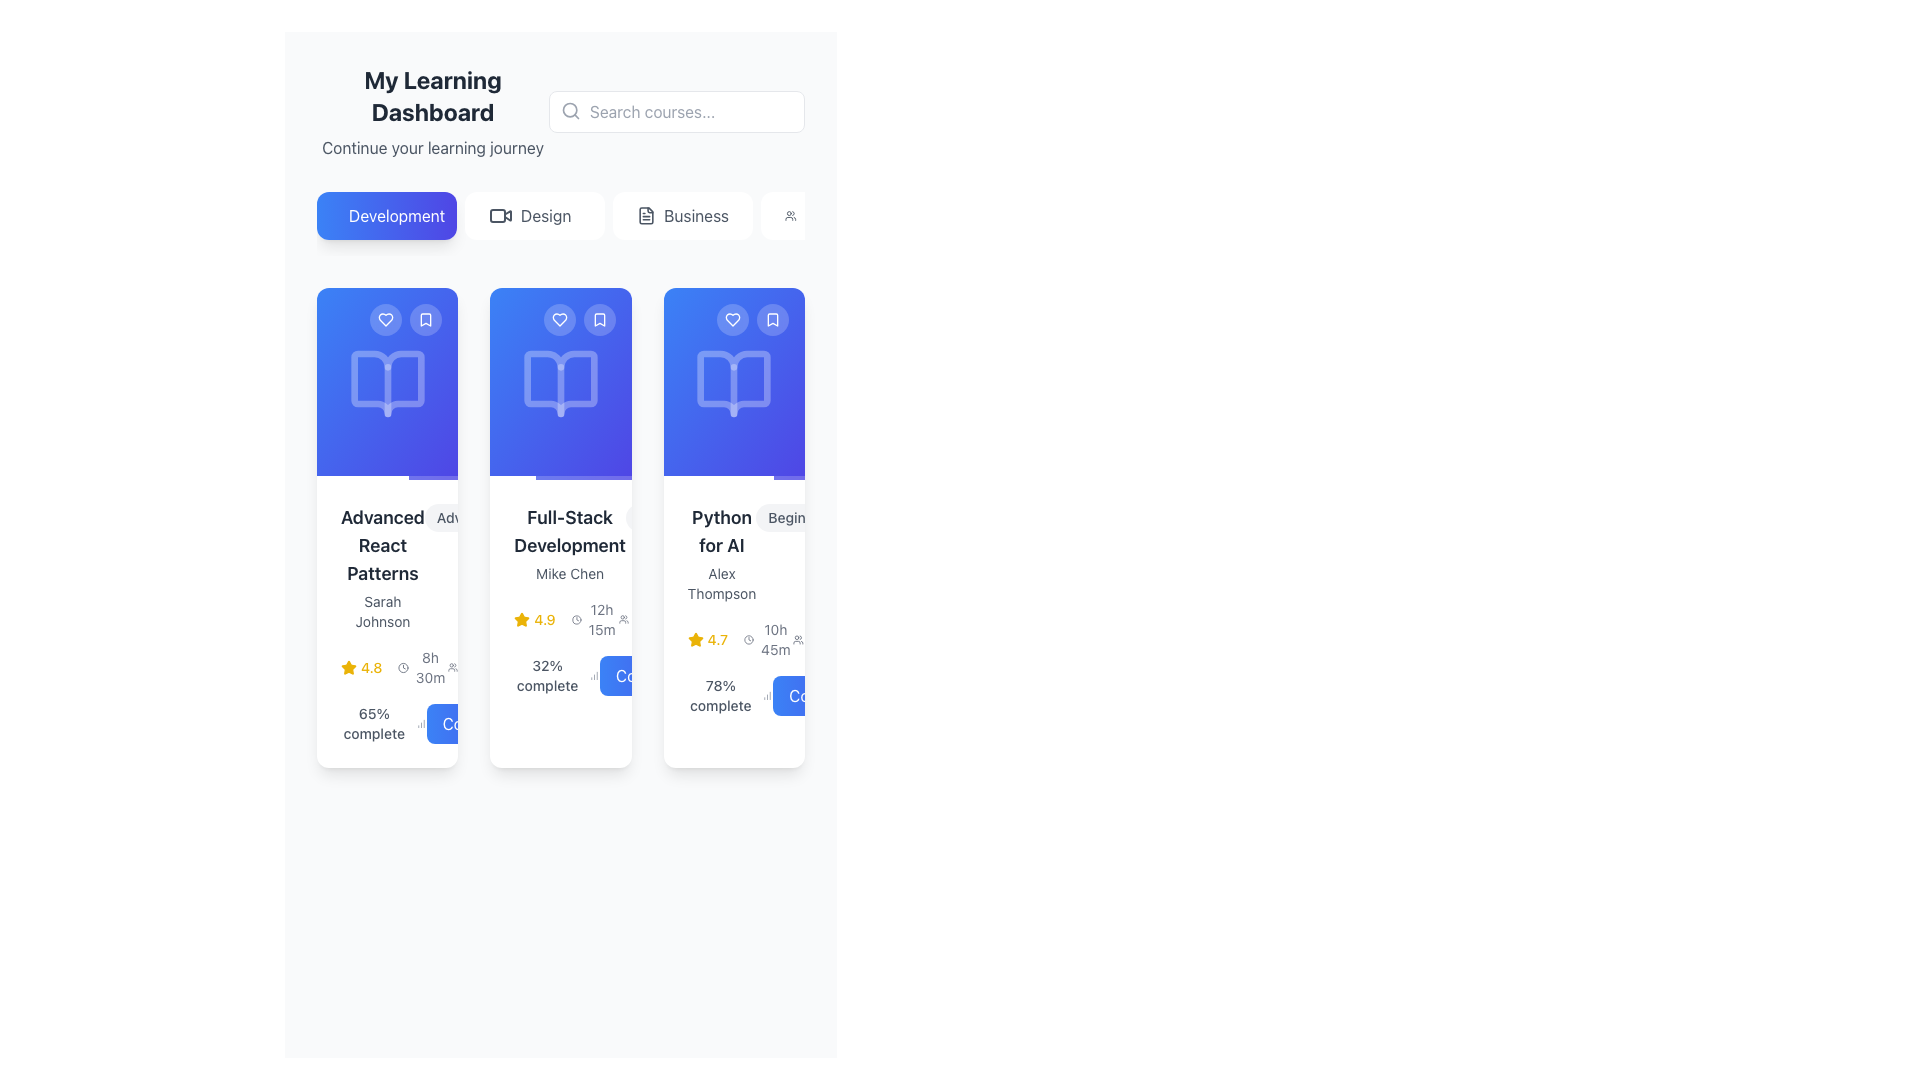  What do you see at coordinates (361, 667) in the screenshot?
I see `the displayed rating of '4.8' represented by a yellow star icon in the 'Advanced React Patterns' card` at bounding box center [361, 667].